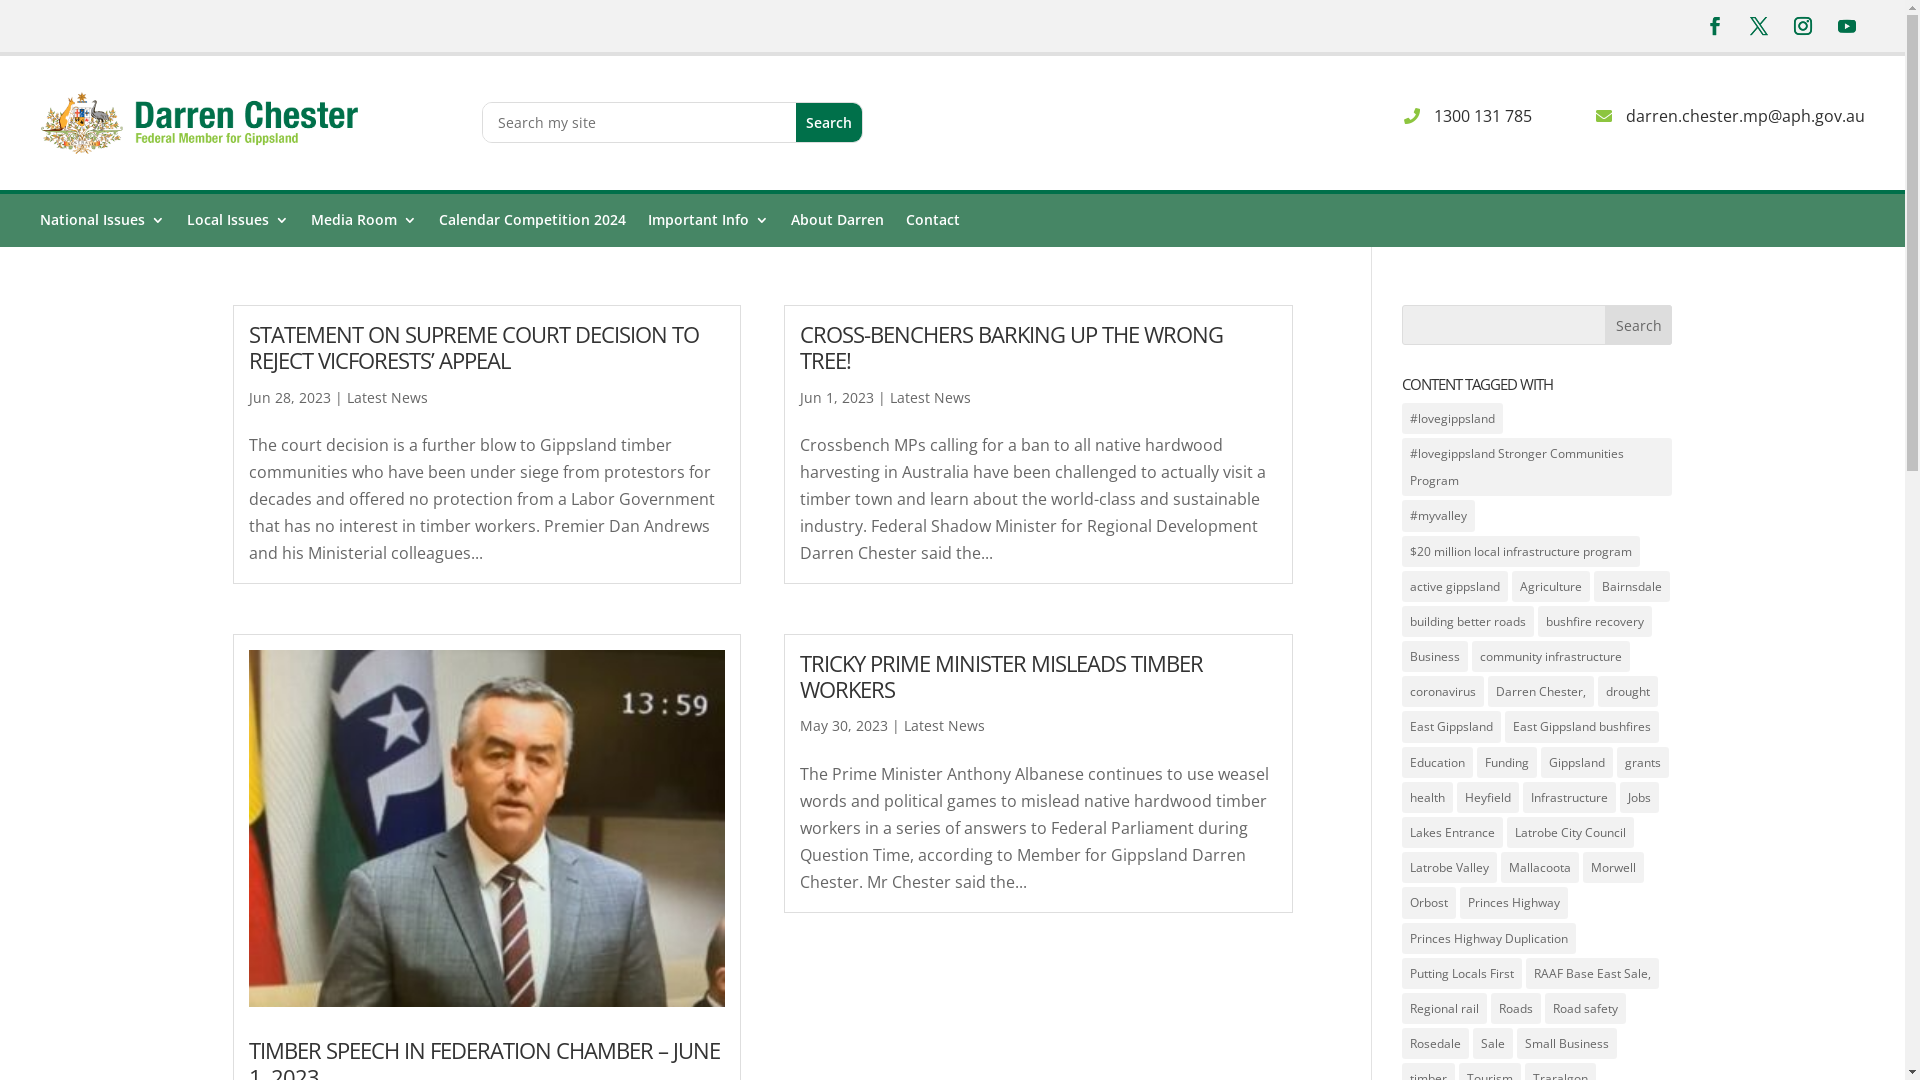  I want to click on 'Calendar Competition 2024', so click(532, 223).